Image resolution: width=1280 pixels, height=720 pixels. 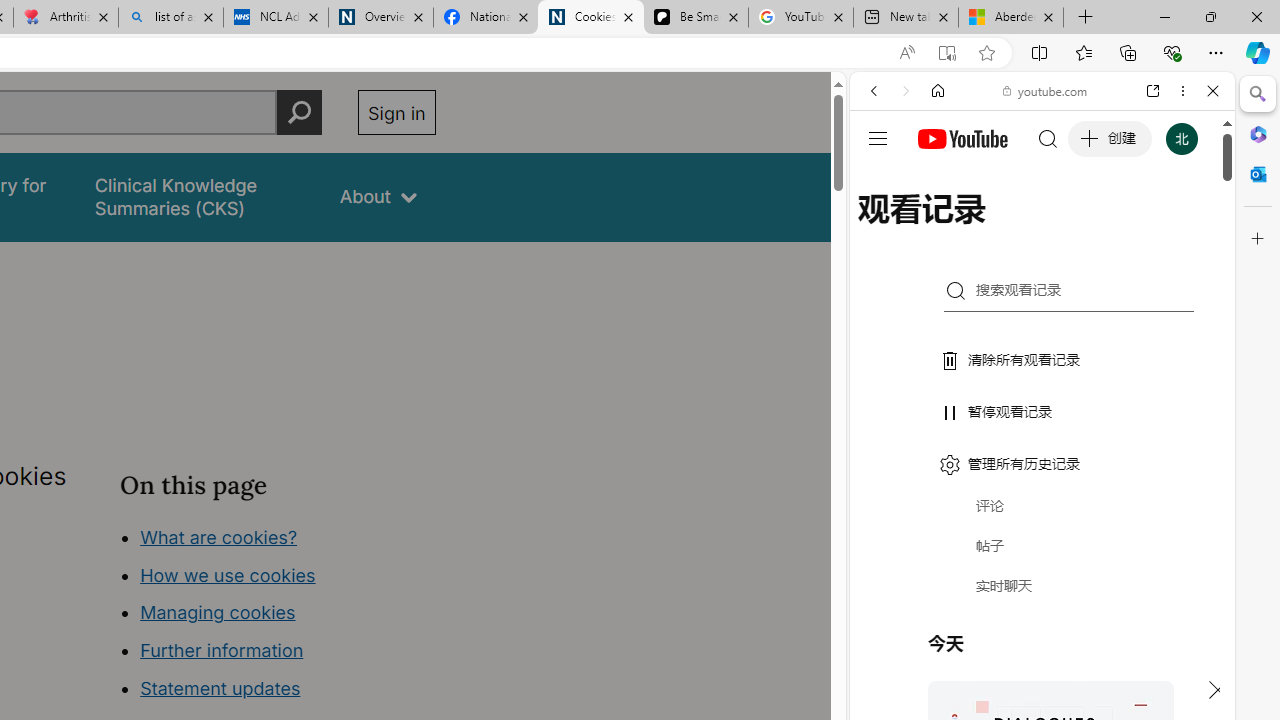 What do you see at coordinates (65, 17) in the screenshot?
I see `'Arthritis: Ask Health Professionals'` at bounding box center [65, 17].